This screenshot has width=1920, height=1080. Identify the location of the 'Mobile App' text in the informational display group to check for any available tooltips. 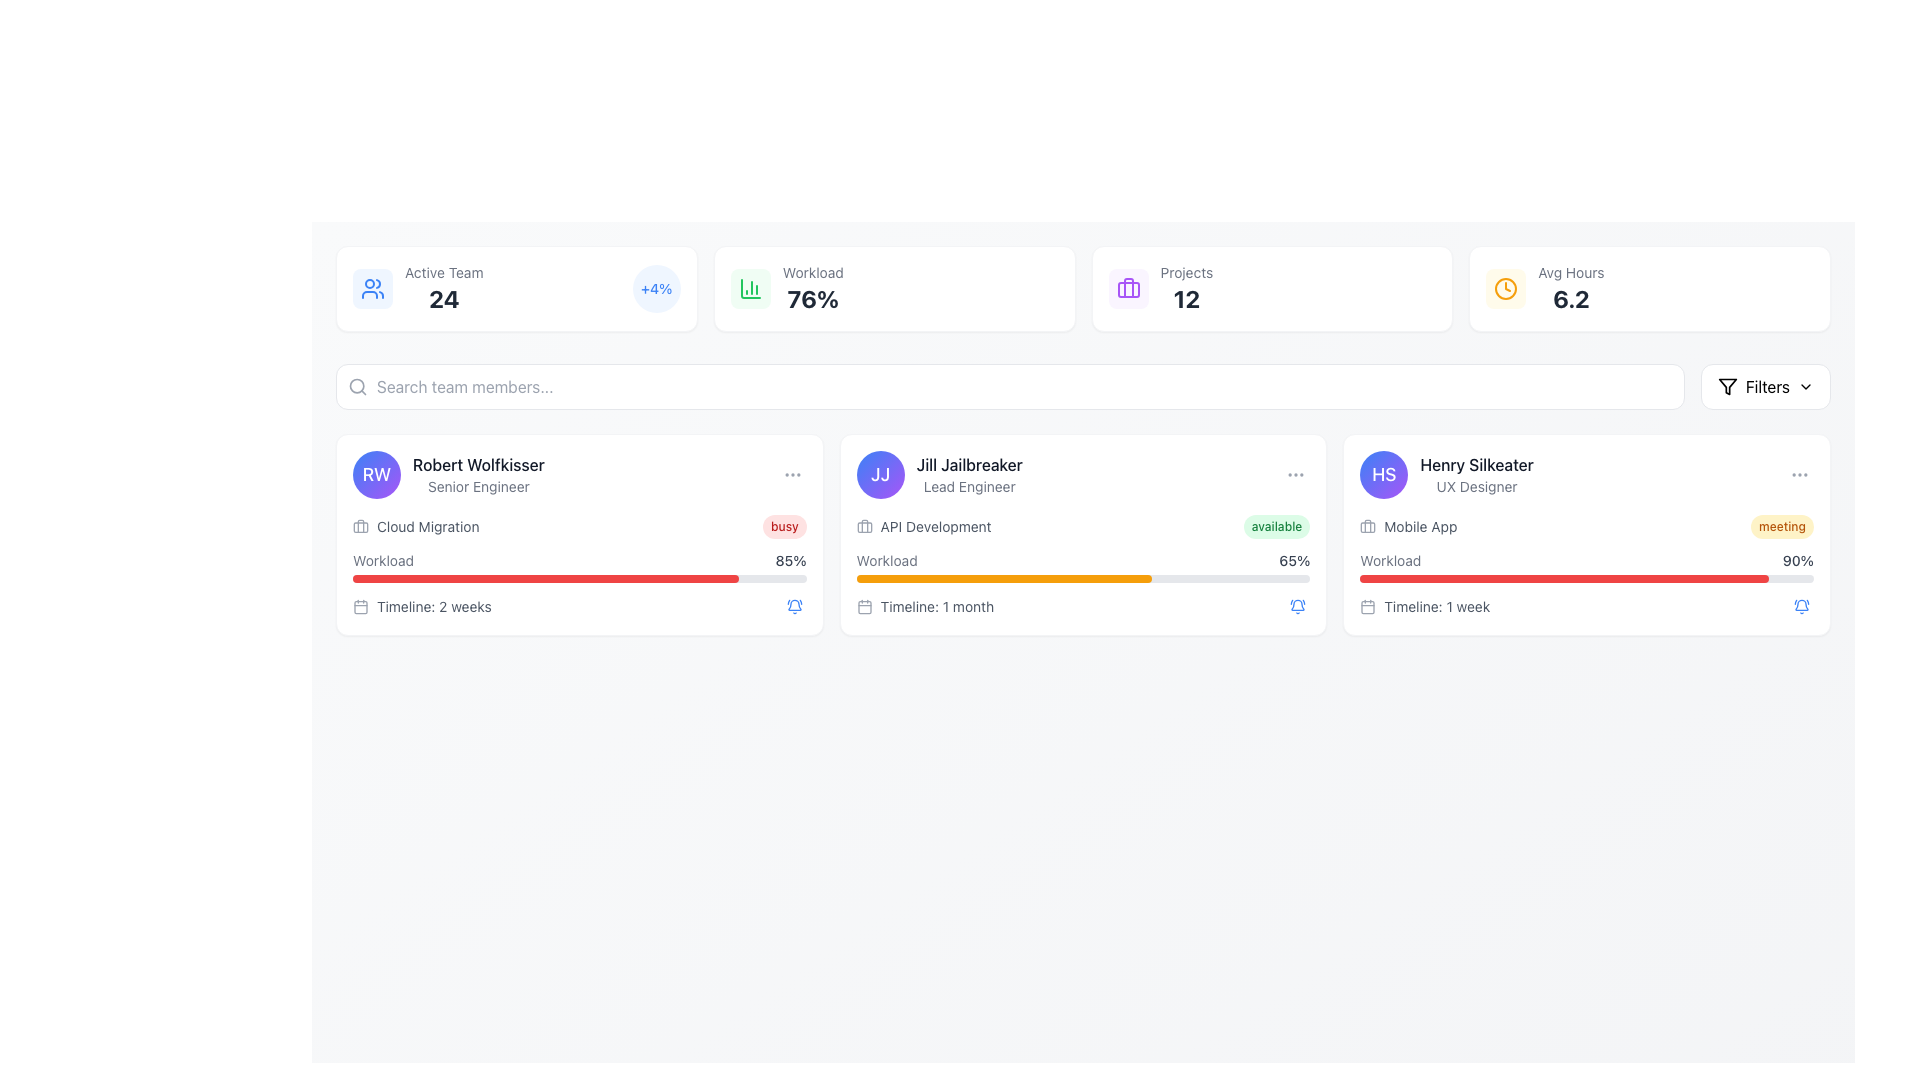
(1586, 567).